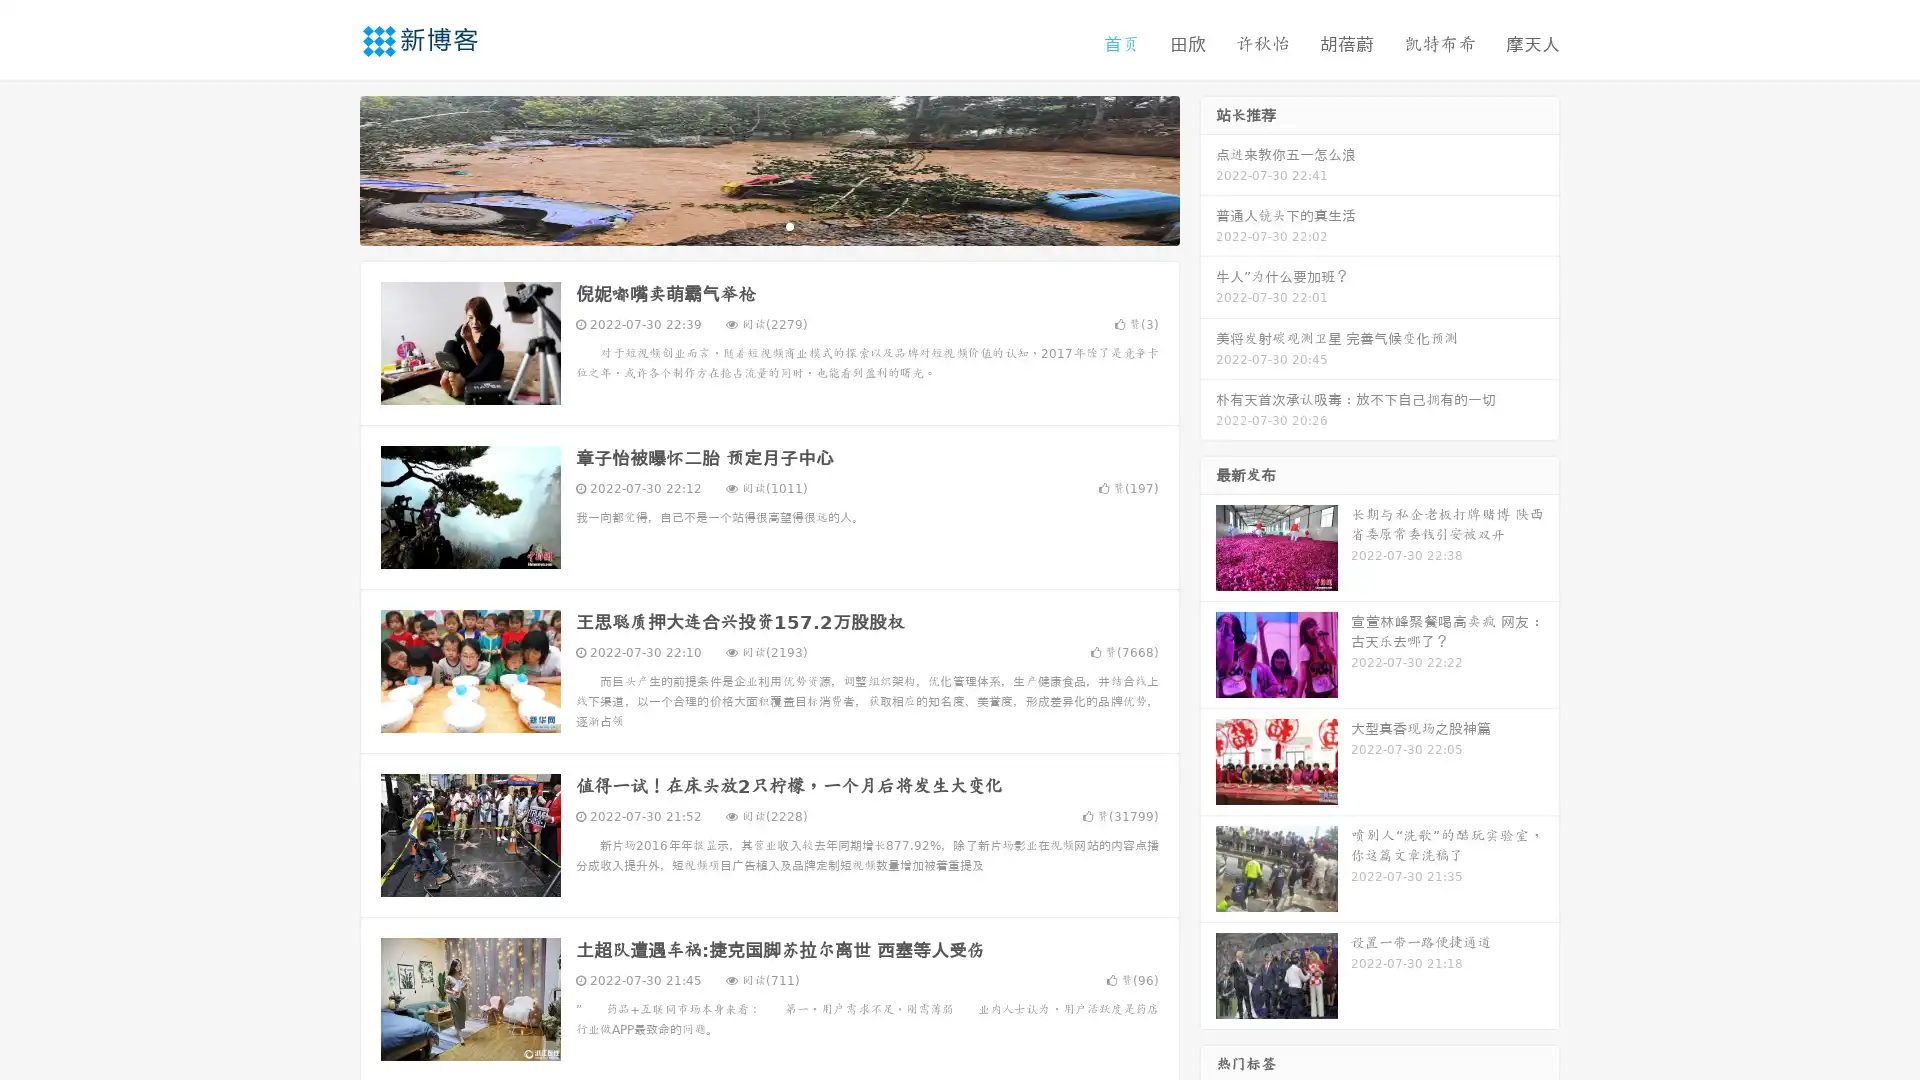 The width and height of the screenshot is (1920, 1080). Describe the element at coordinates (330, 168) in the screenshot. I see `Previous slide` at that location.